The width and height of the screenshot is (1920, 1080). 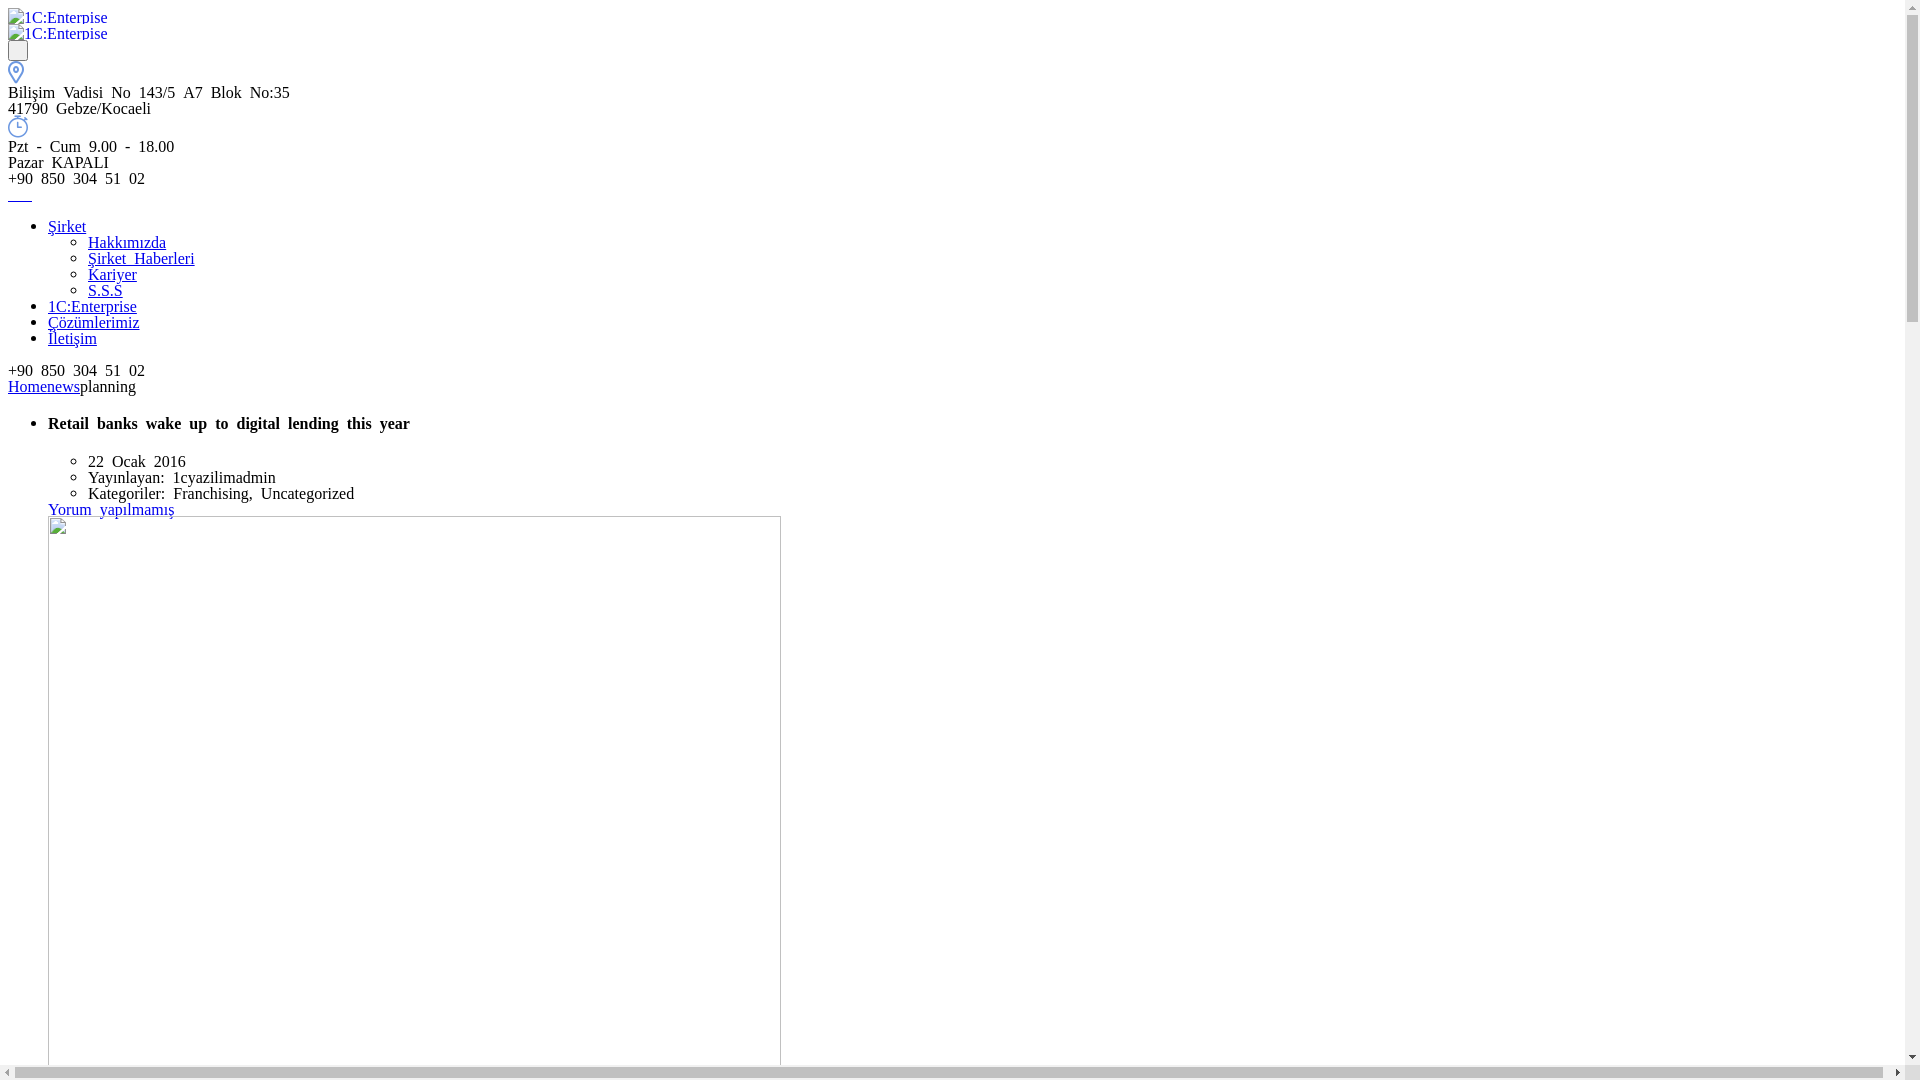 What do you see at coordinates (15, 192) in the screenshot?
I see `' '` at bounding box center [15, 192].